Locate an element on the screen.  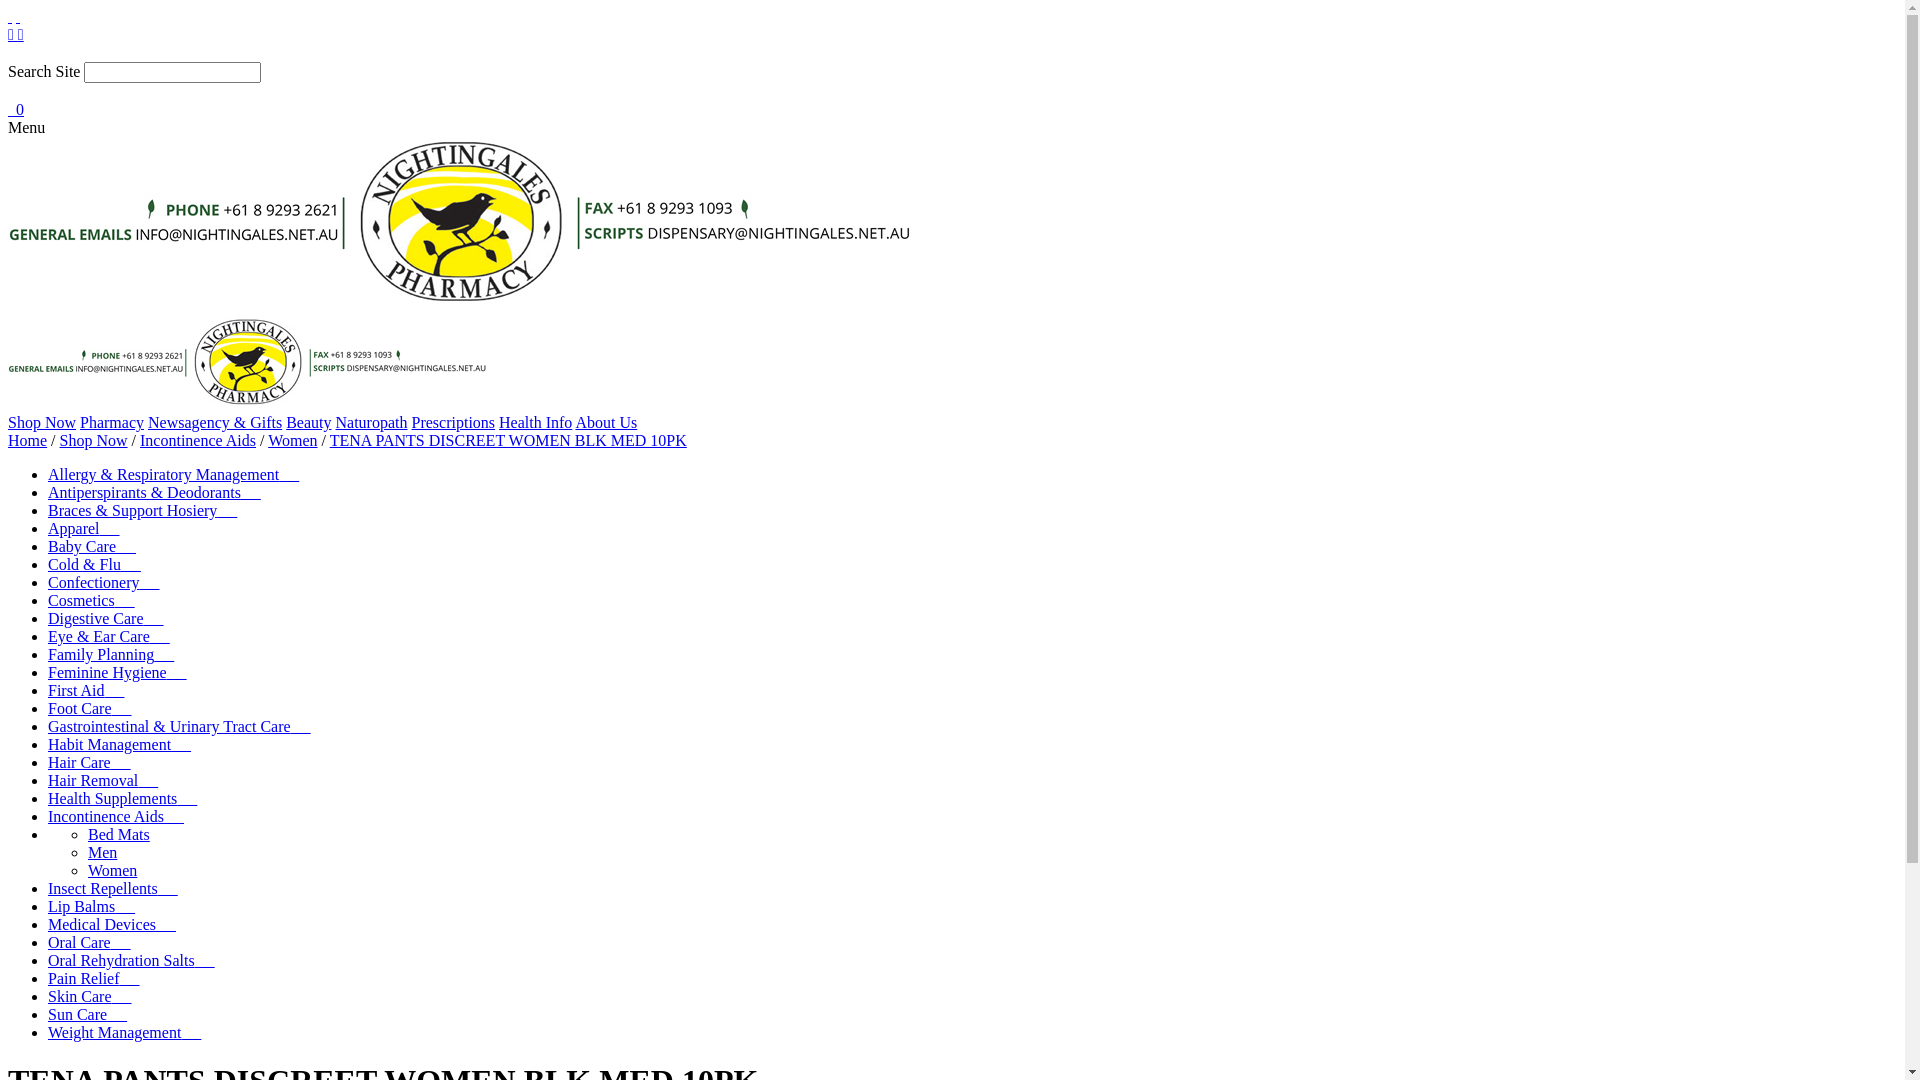
'Lip Balms     ' is located at coordinates (48, 906).